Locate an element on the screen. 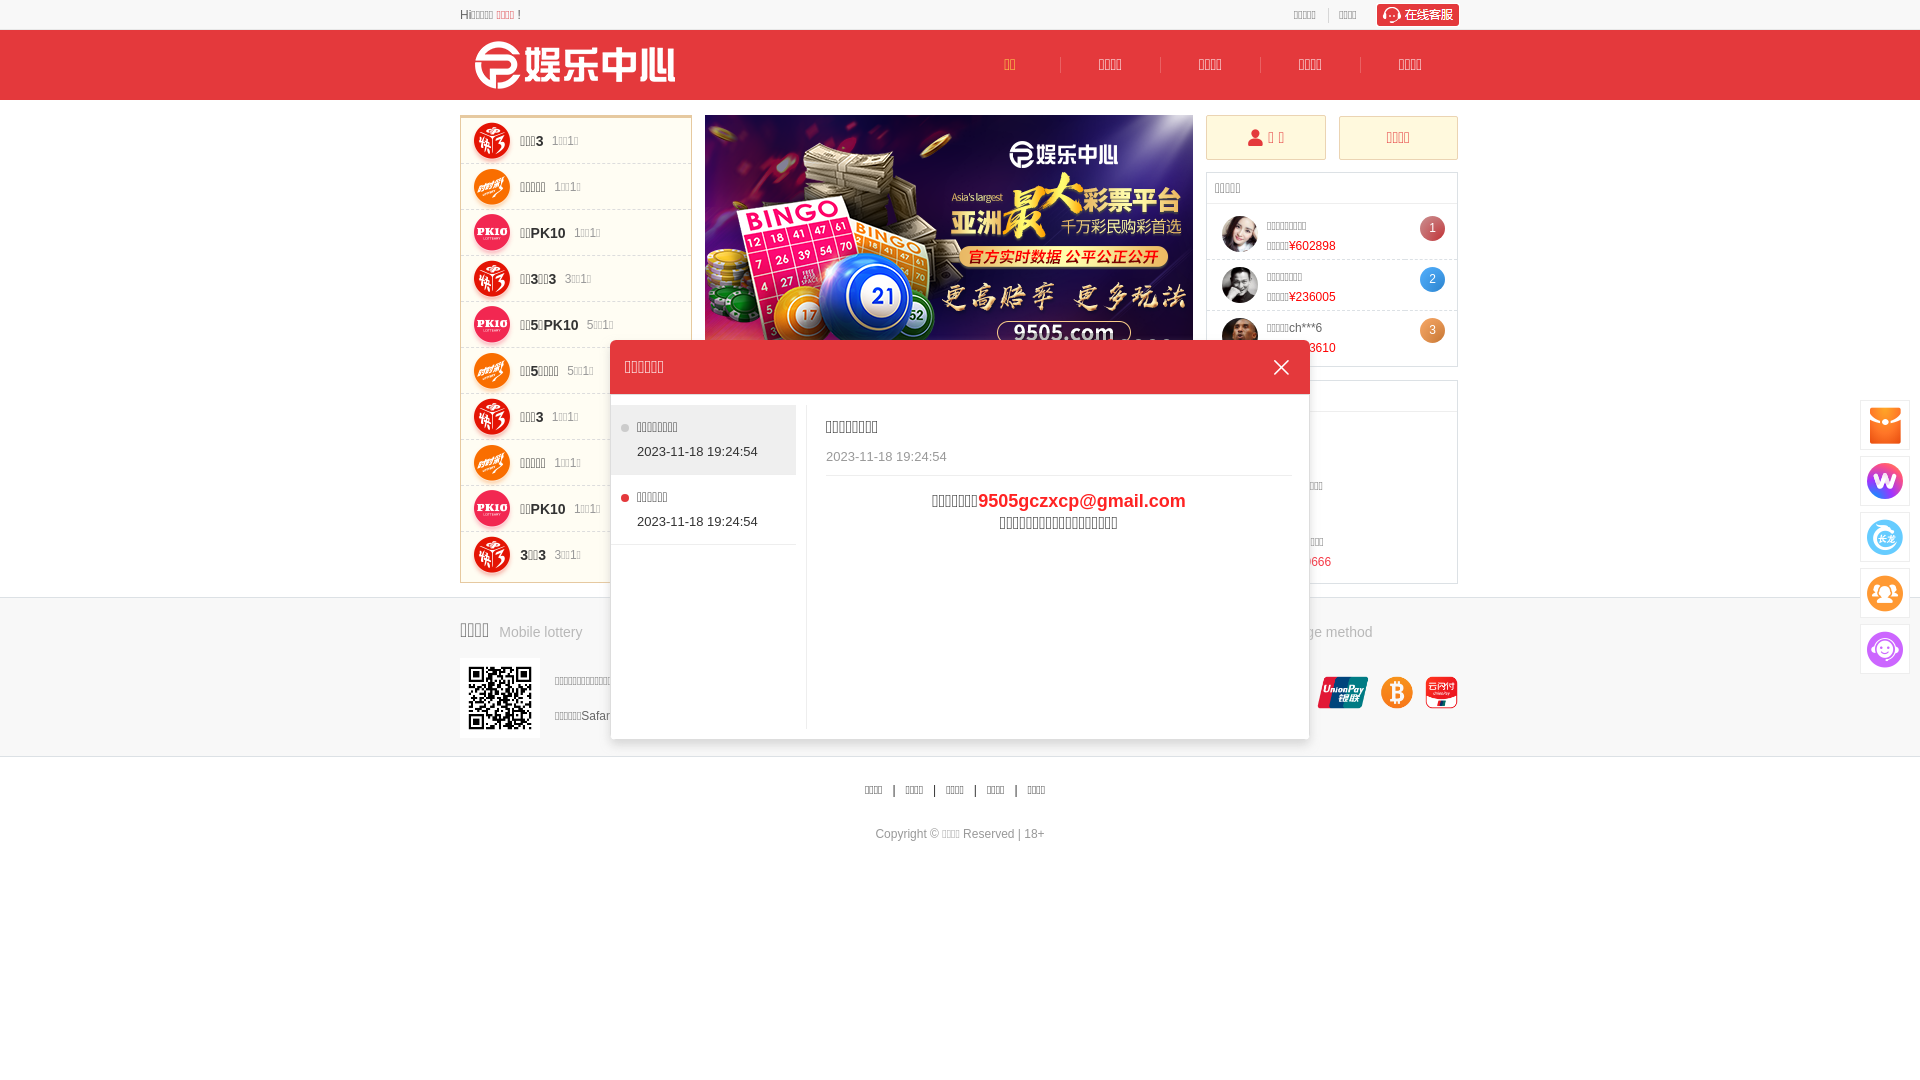  '|' is located at coordinates (933, 789).